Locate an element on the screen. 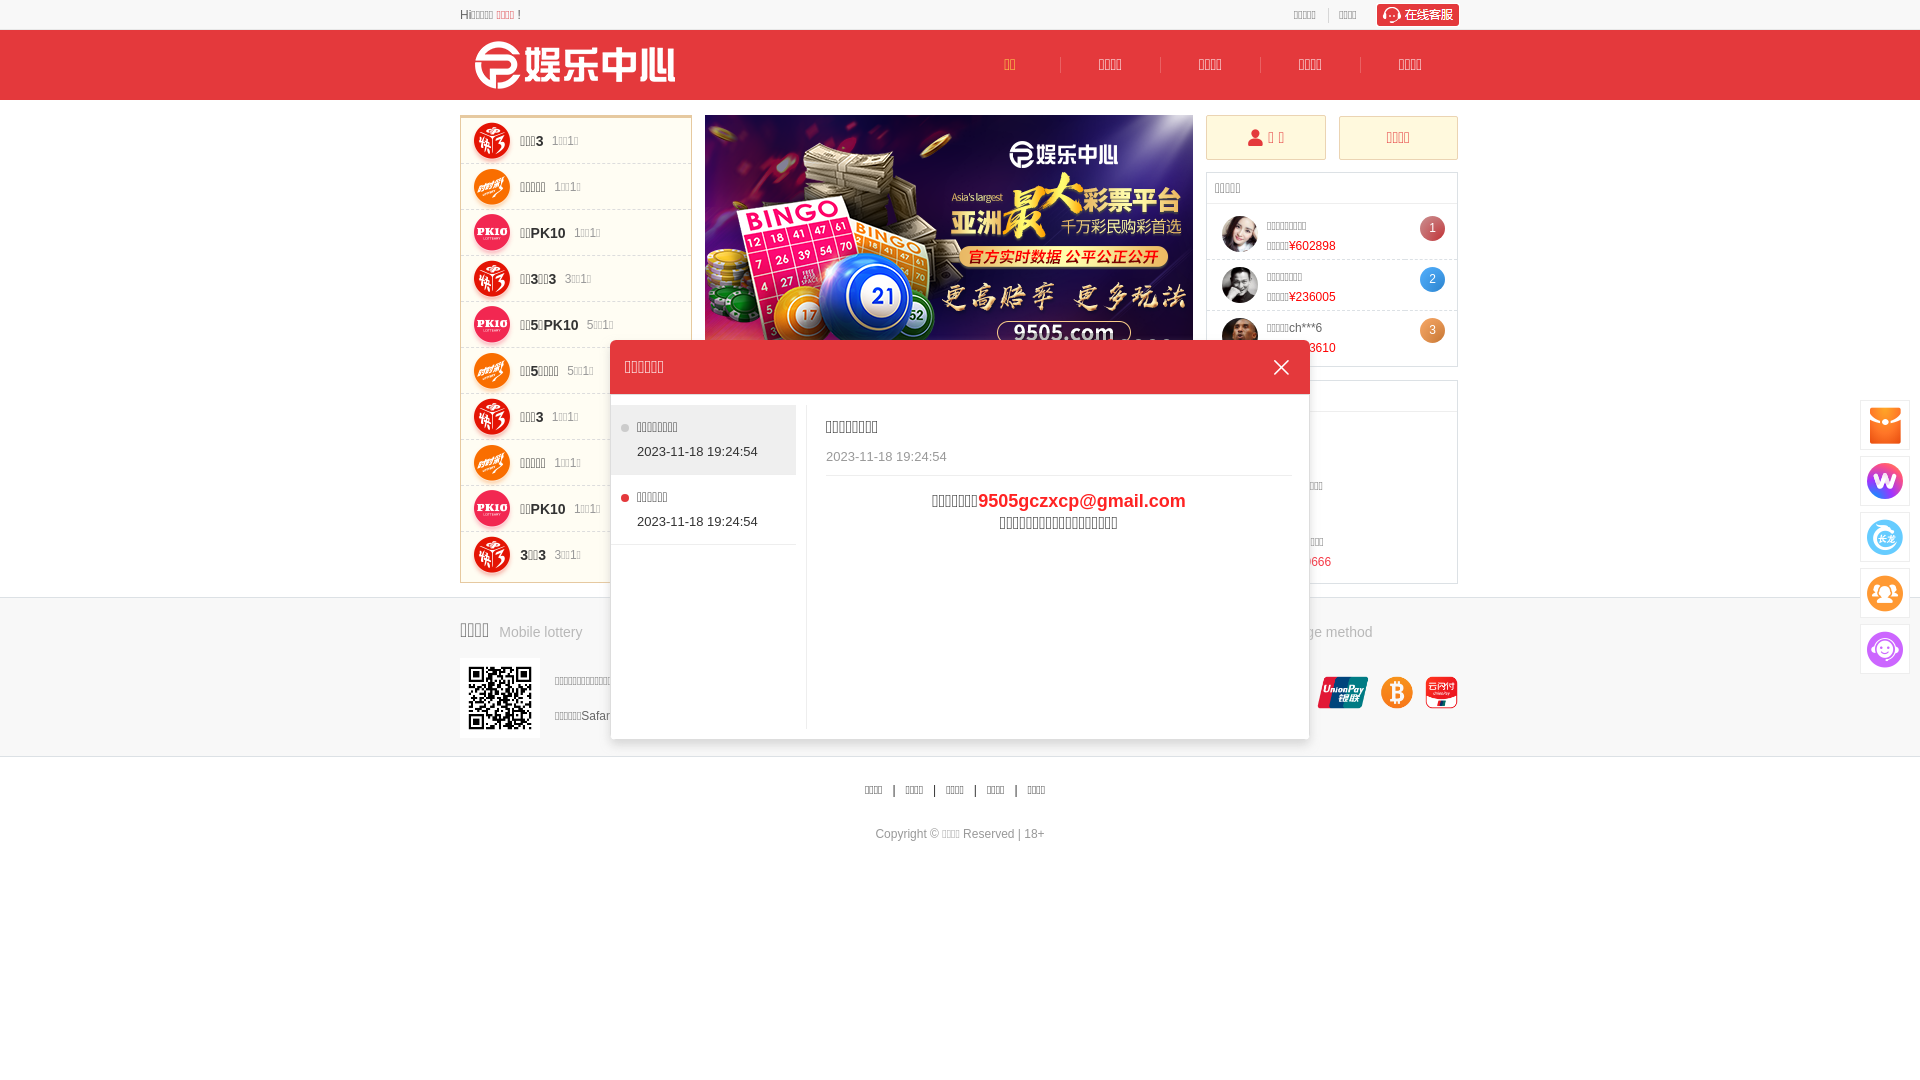  '|' is located at coordinates (933, 789).